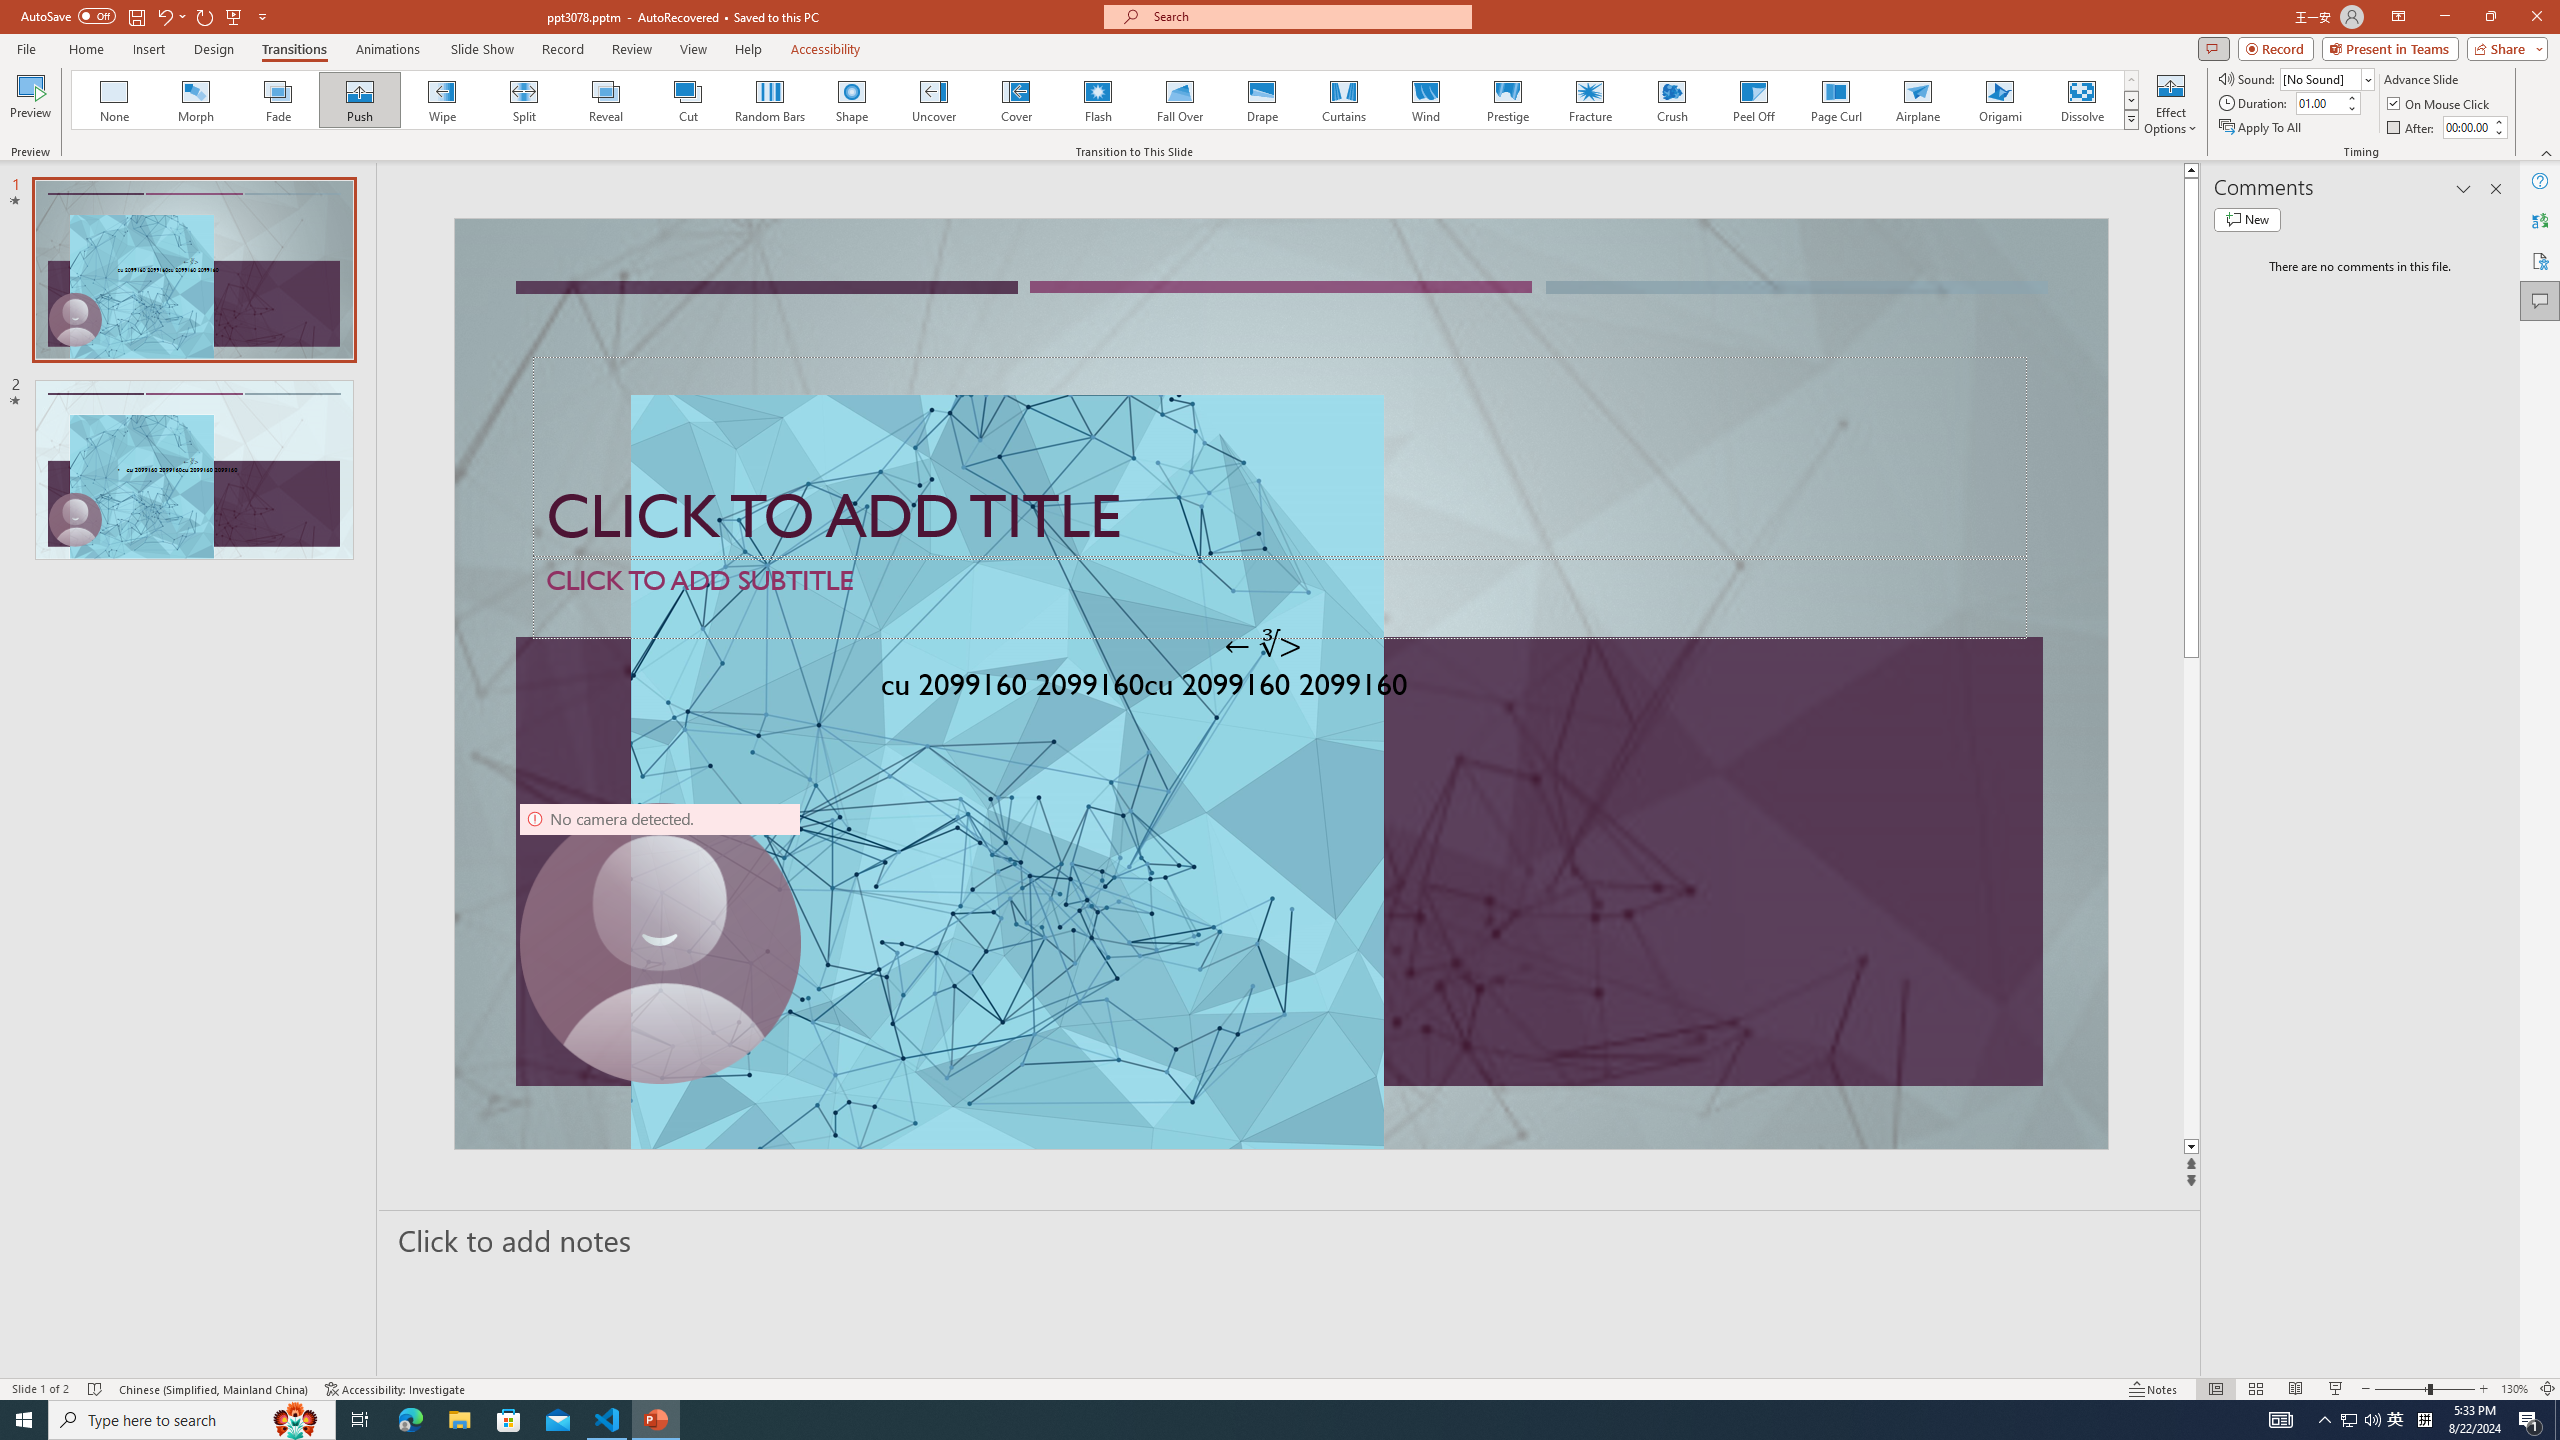  What do you see at coordinates (1097, 99) in the screenshot?
I see `'Flash'` at bounding box center [1097, 99].